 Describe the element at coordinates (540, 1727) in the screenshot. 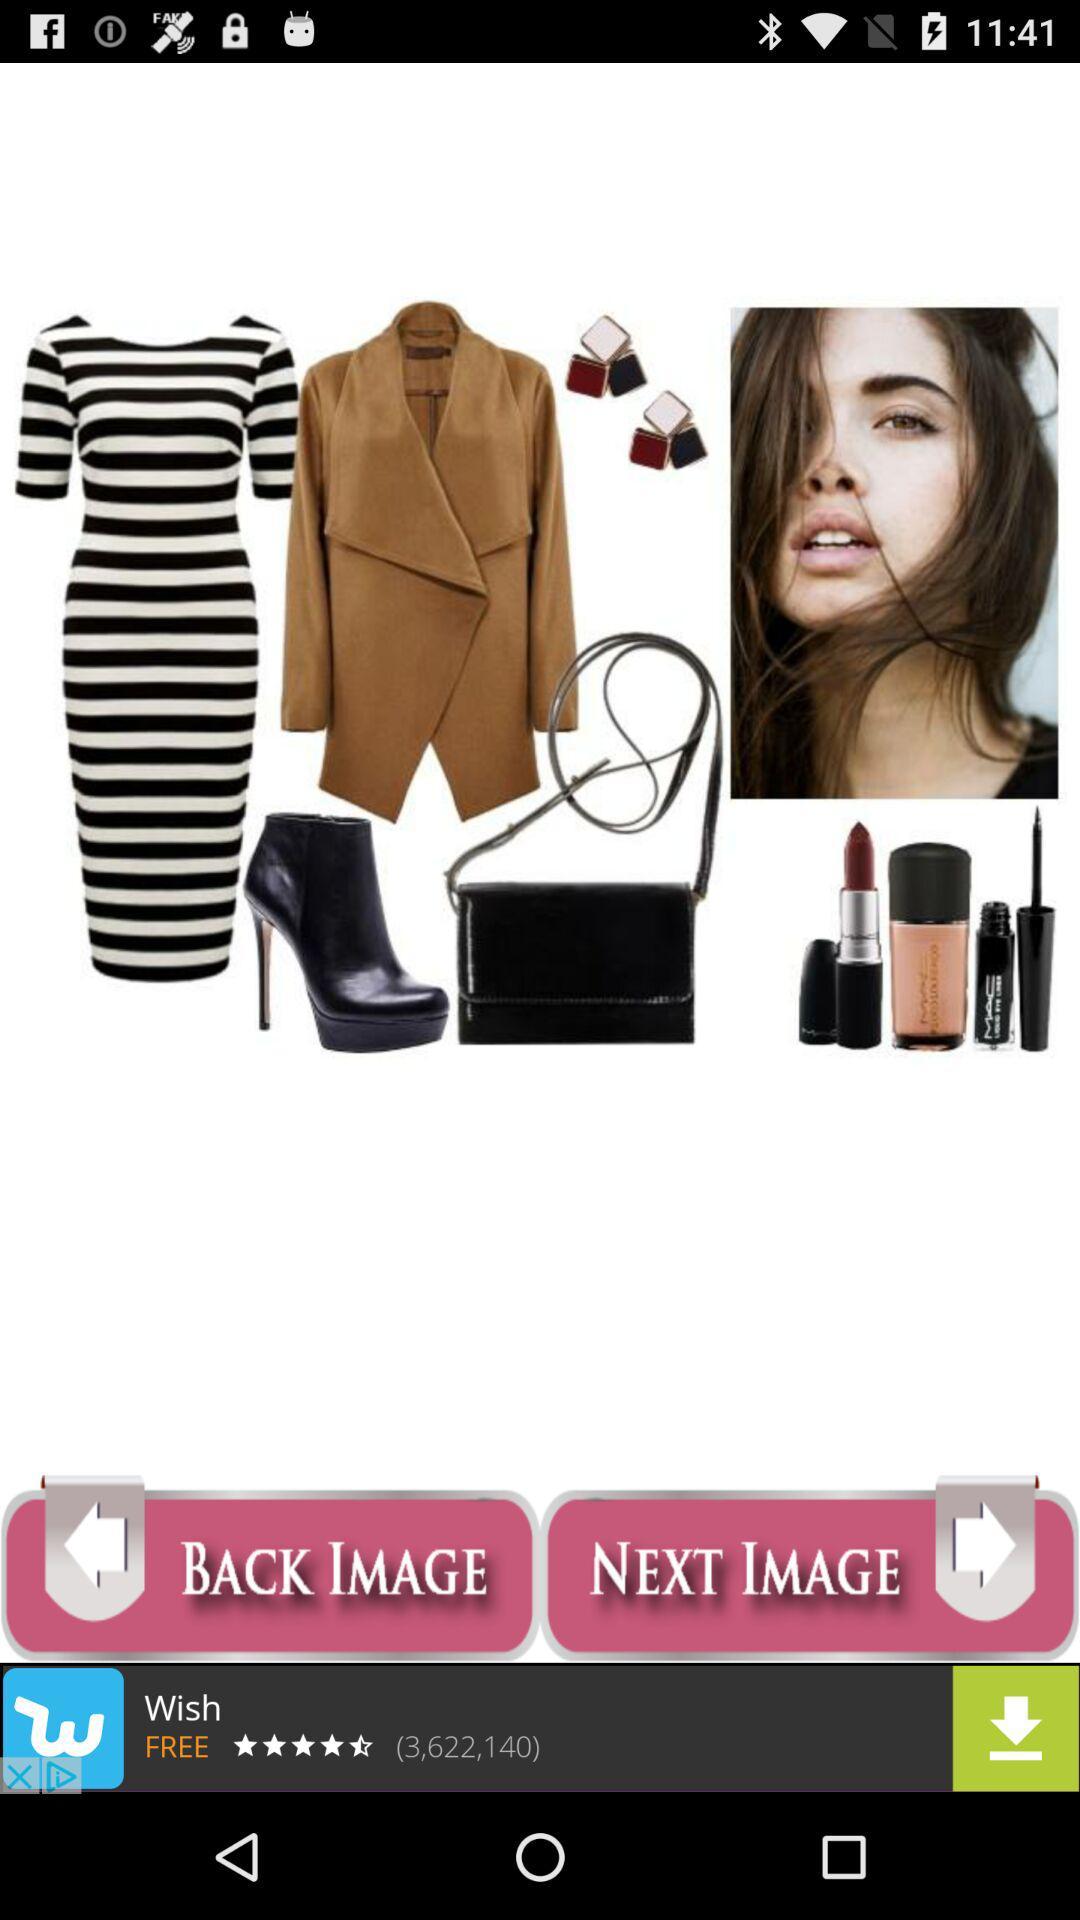

I see `advertisement download option` at that location.